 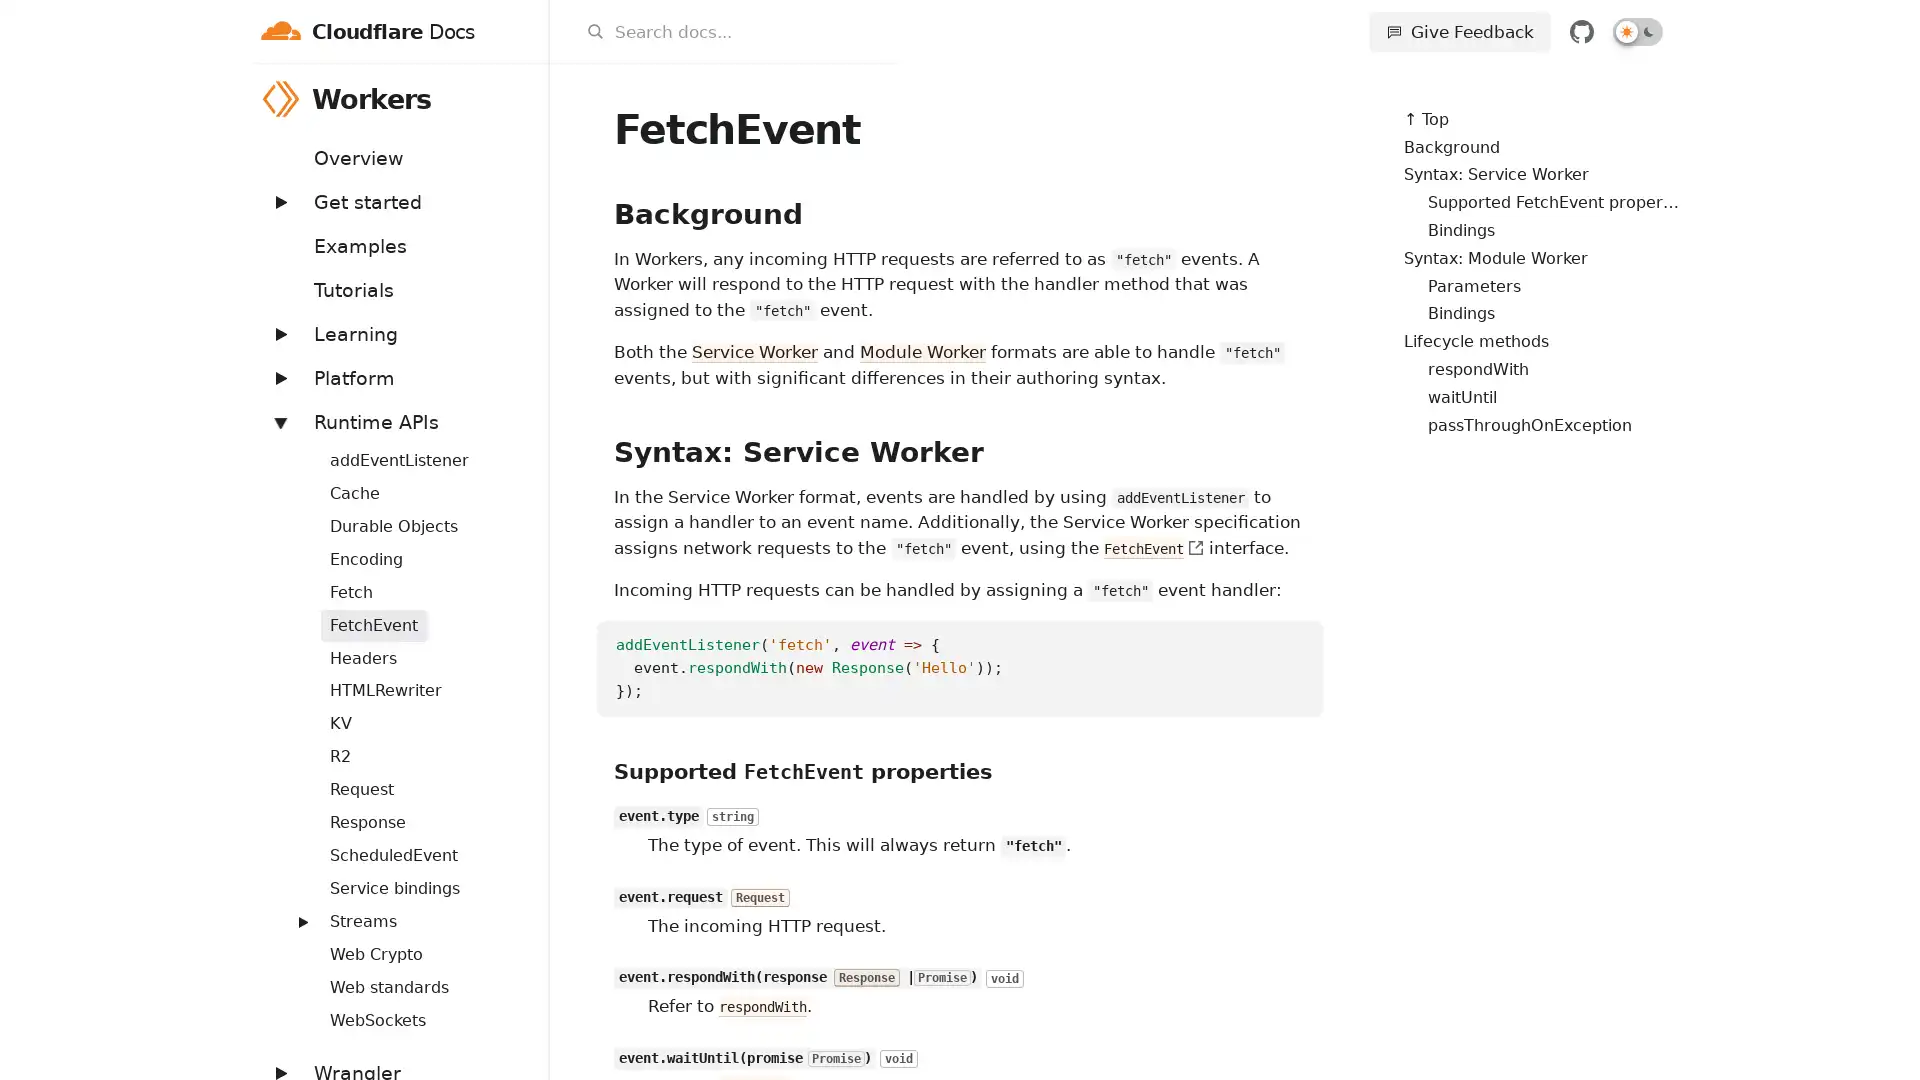 I want to click on Expand: Get started, so click(x=278, y=201).